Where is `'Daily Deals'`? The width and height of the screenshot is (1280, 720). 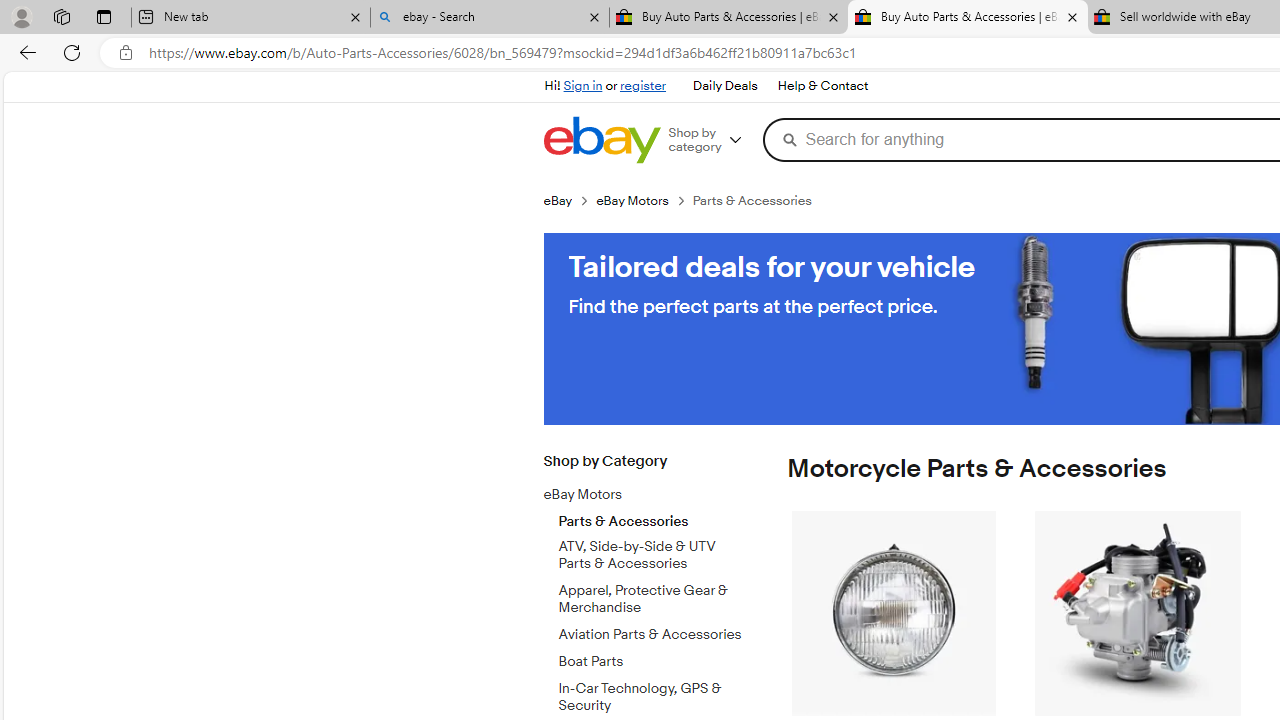 'Daily Deals' is located at coordinates (723, 85).